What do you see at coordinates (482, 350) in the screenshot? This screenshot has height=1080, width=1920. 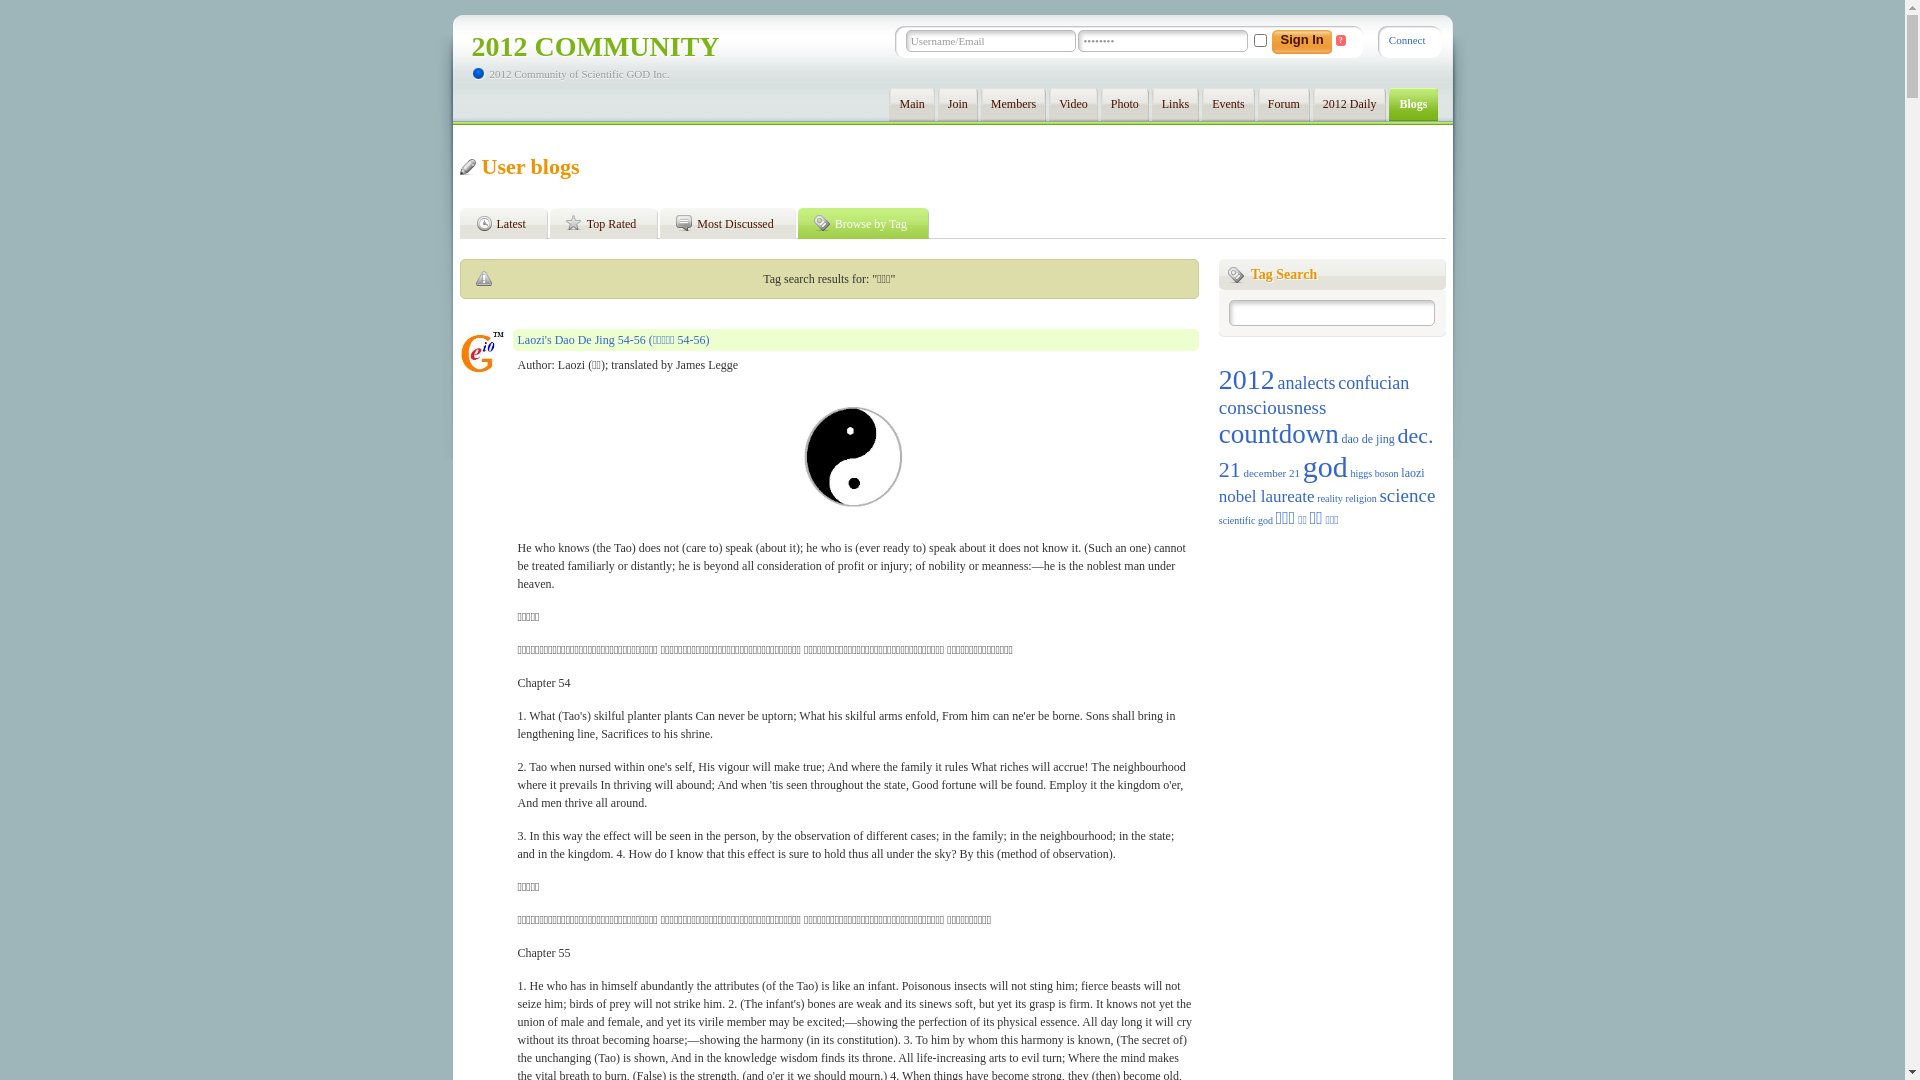 I see `'Administrator'` at bounding box center [482, 350].